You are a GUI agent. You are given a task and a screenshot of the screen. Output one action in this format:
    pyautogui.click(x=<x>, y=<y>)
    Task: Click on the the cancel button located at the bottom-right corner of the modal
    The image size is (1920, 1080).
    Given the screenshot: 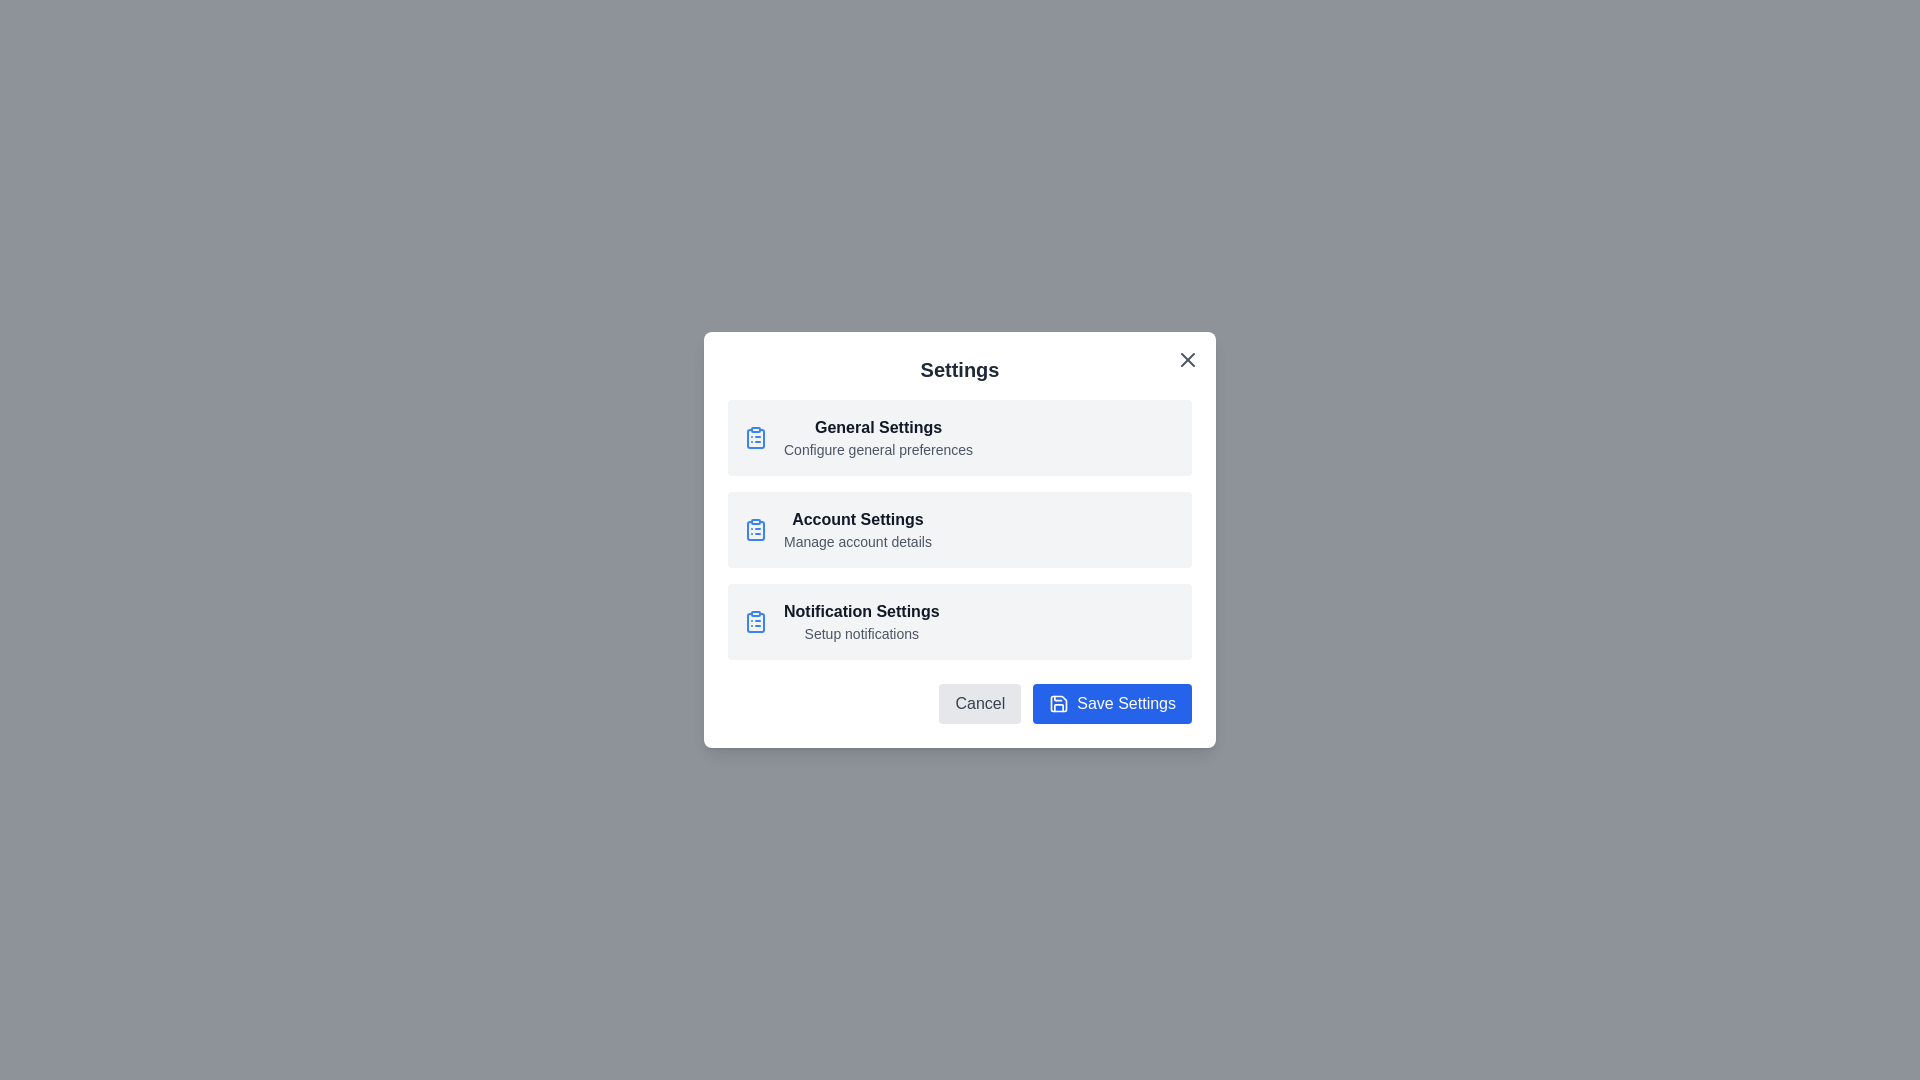 What is the action you would take?
    pyautogui.click(x=980, y=703)
    